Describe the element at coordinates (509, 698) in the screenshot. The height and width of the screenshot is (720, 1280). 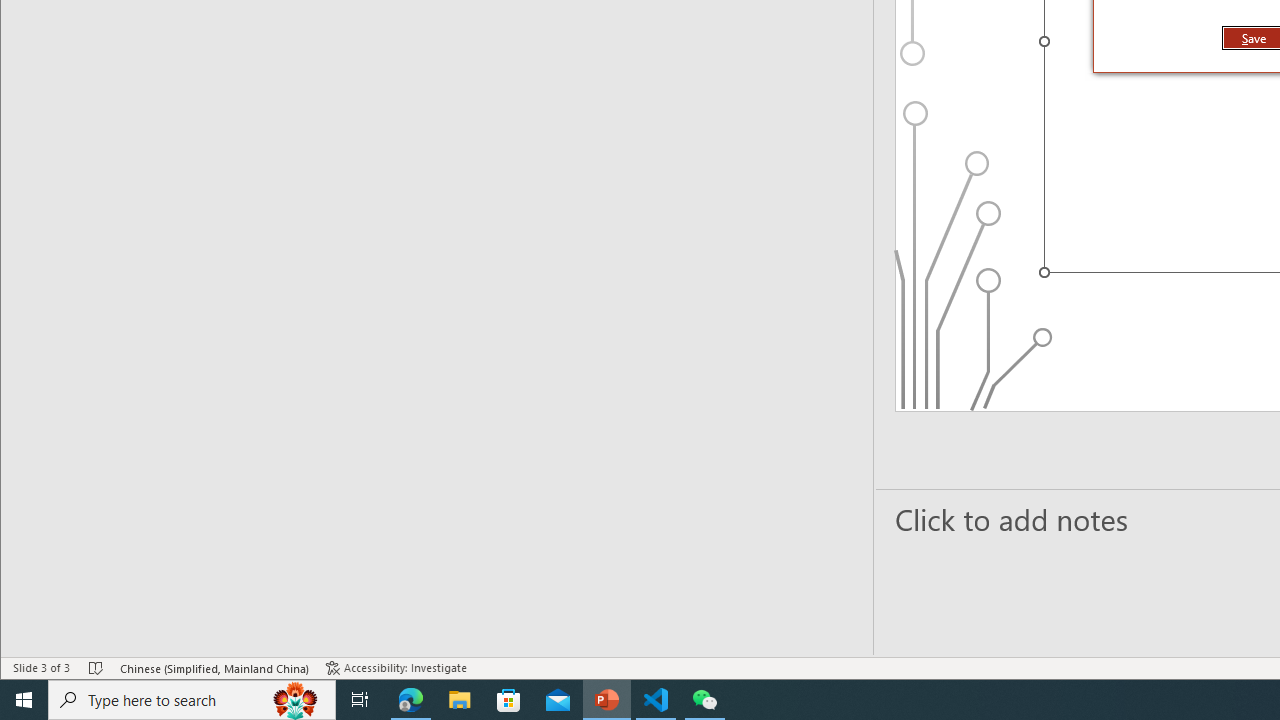
I see `'Microsoft Store'` at that location.